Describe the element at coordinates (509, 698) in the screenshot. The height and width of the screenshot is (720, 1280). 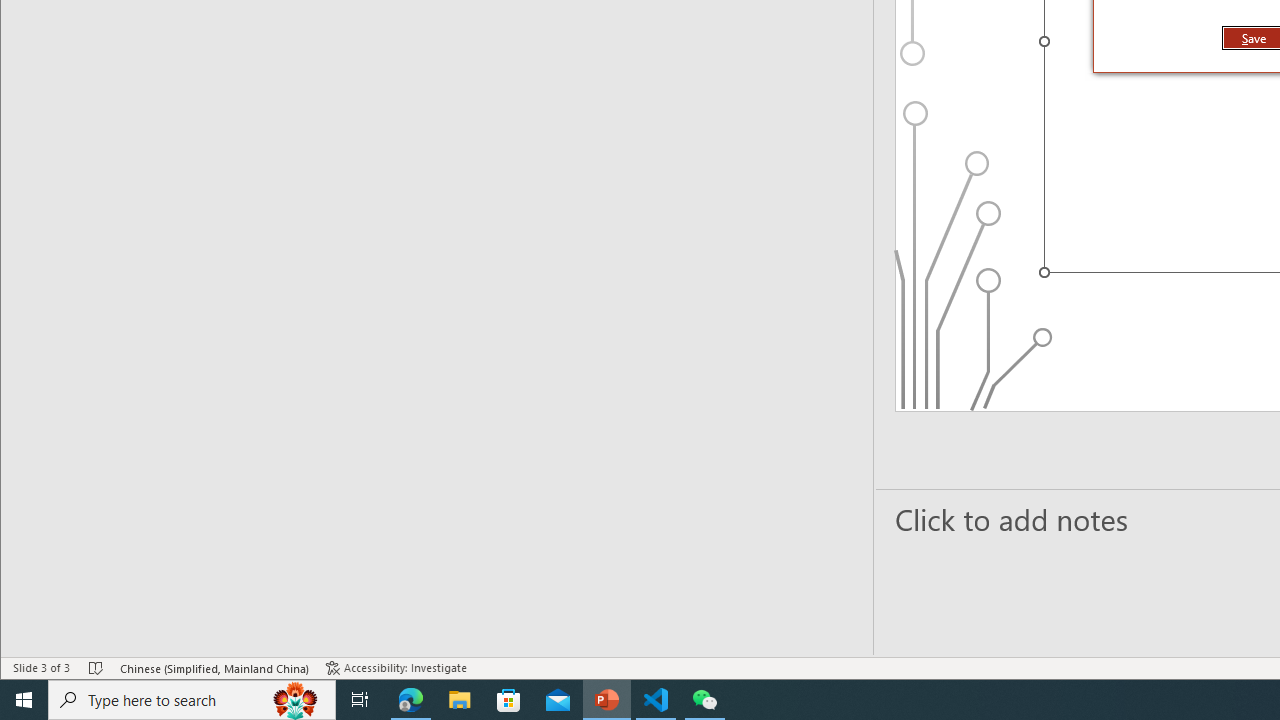
I see `'Microsoft Store'` at that location.